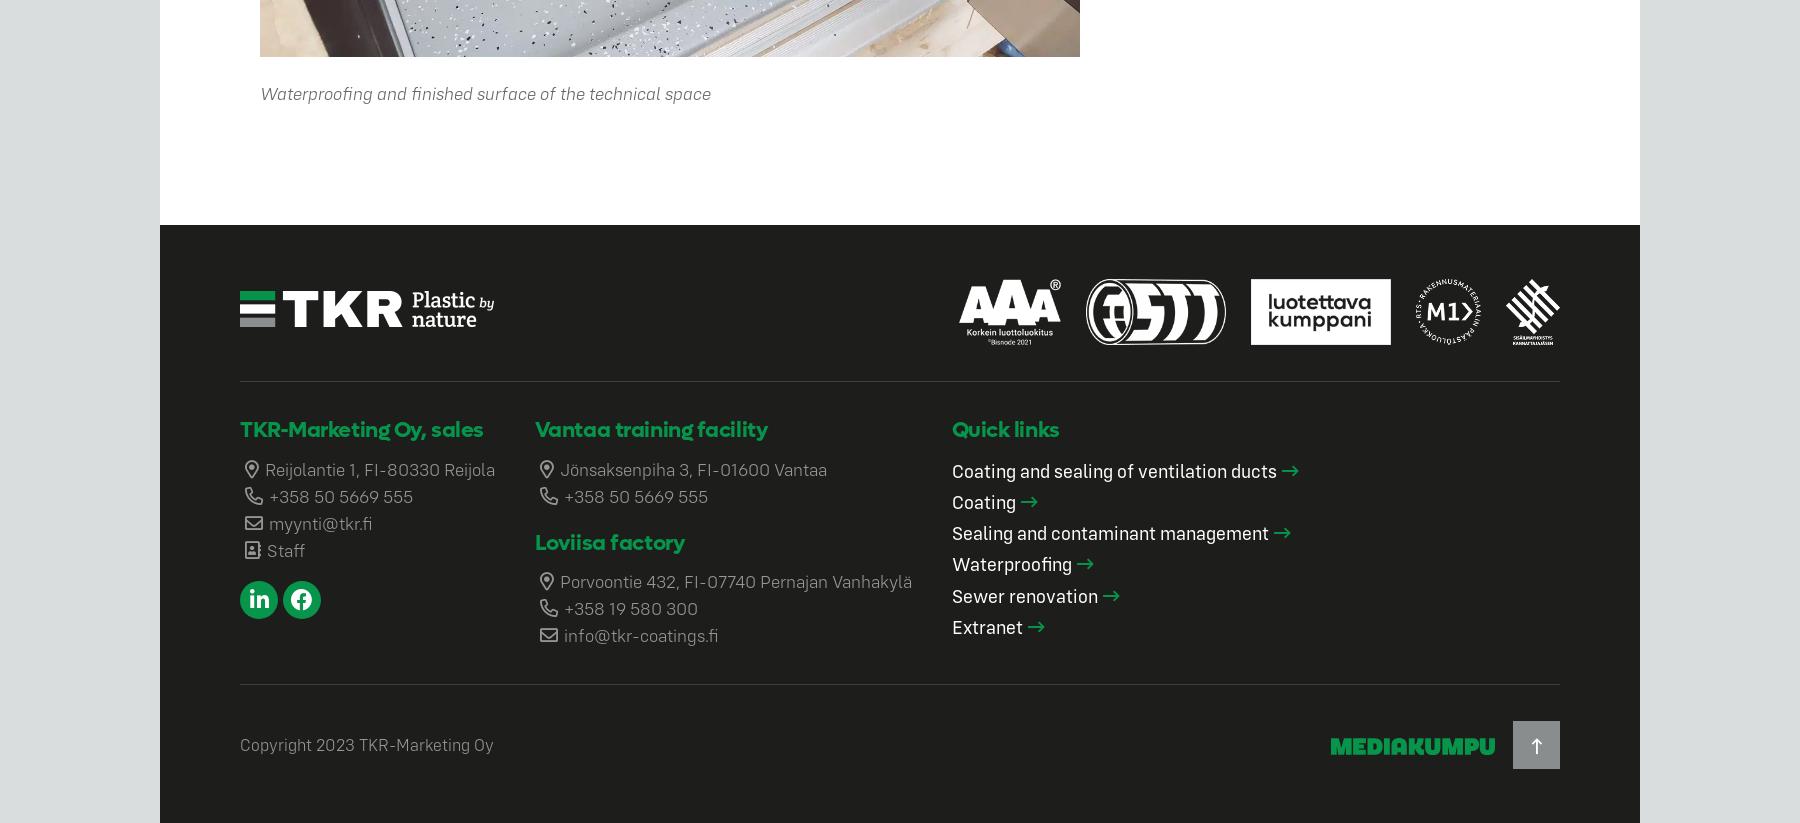 This screenshot has height=823, width=1800. Describe the element at coordinates (1024, 595) in the screenshot. I see `'Sewer renovation'` at that location.